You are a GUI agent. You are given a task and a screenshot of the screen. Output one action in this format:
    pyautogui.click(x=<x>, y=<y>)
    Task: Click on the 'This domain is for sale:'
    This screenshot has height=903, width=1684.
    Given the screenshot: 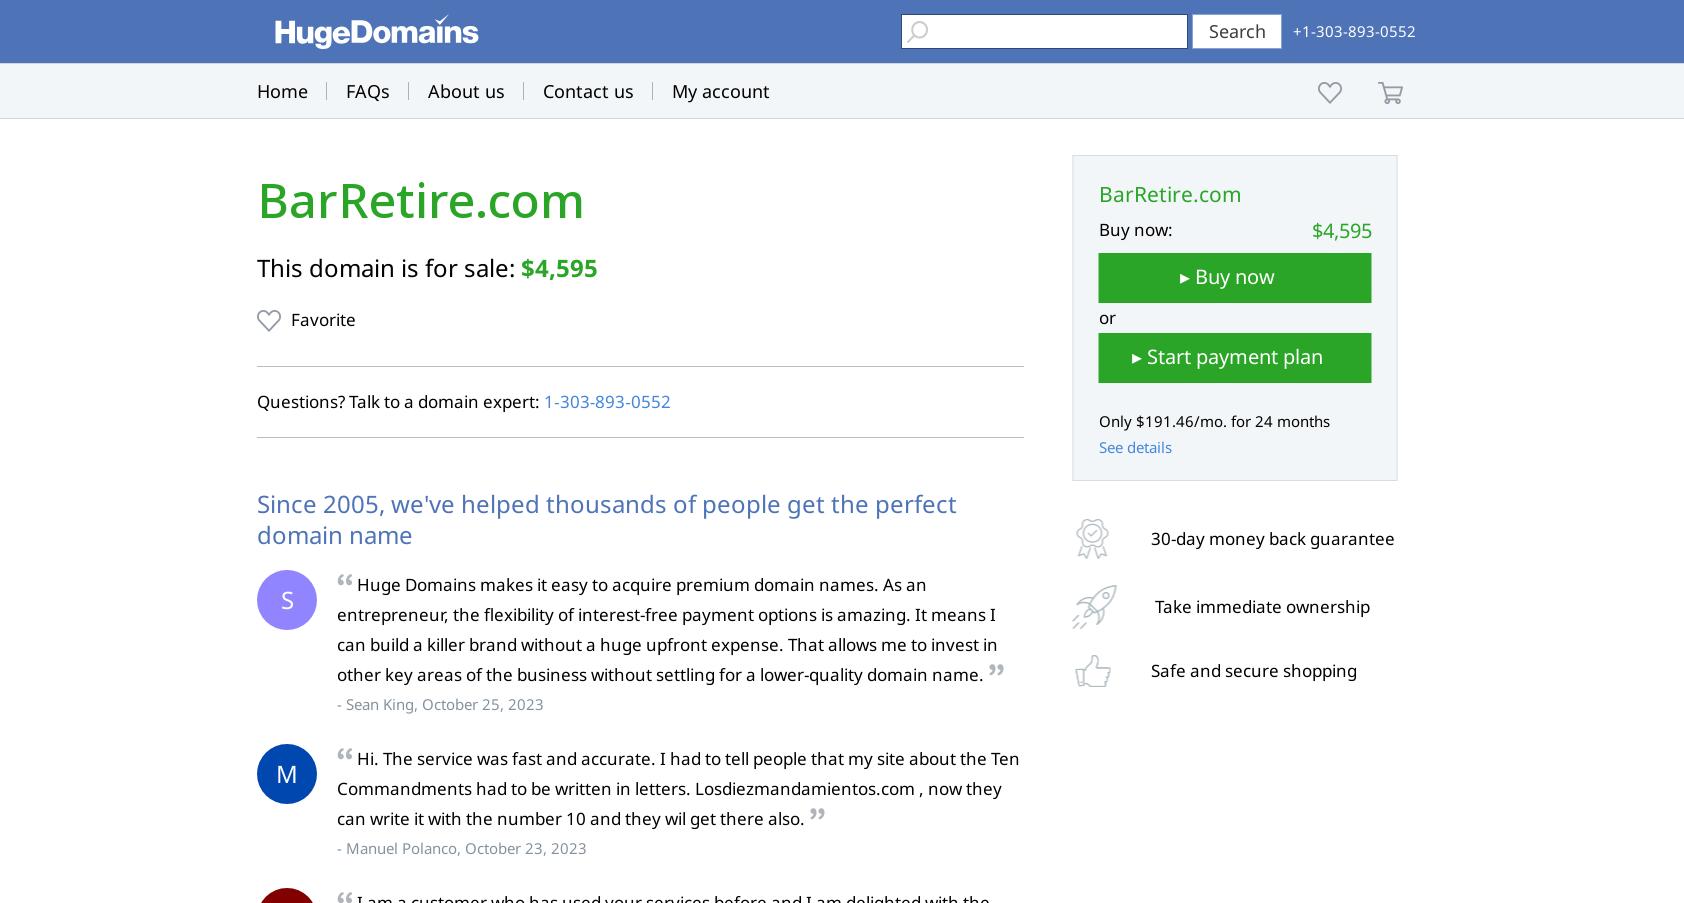 What is the action you would take?
    pyautogui.click(x=389, y=266)
    